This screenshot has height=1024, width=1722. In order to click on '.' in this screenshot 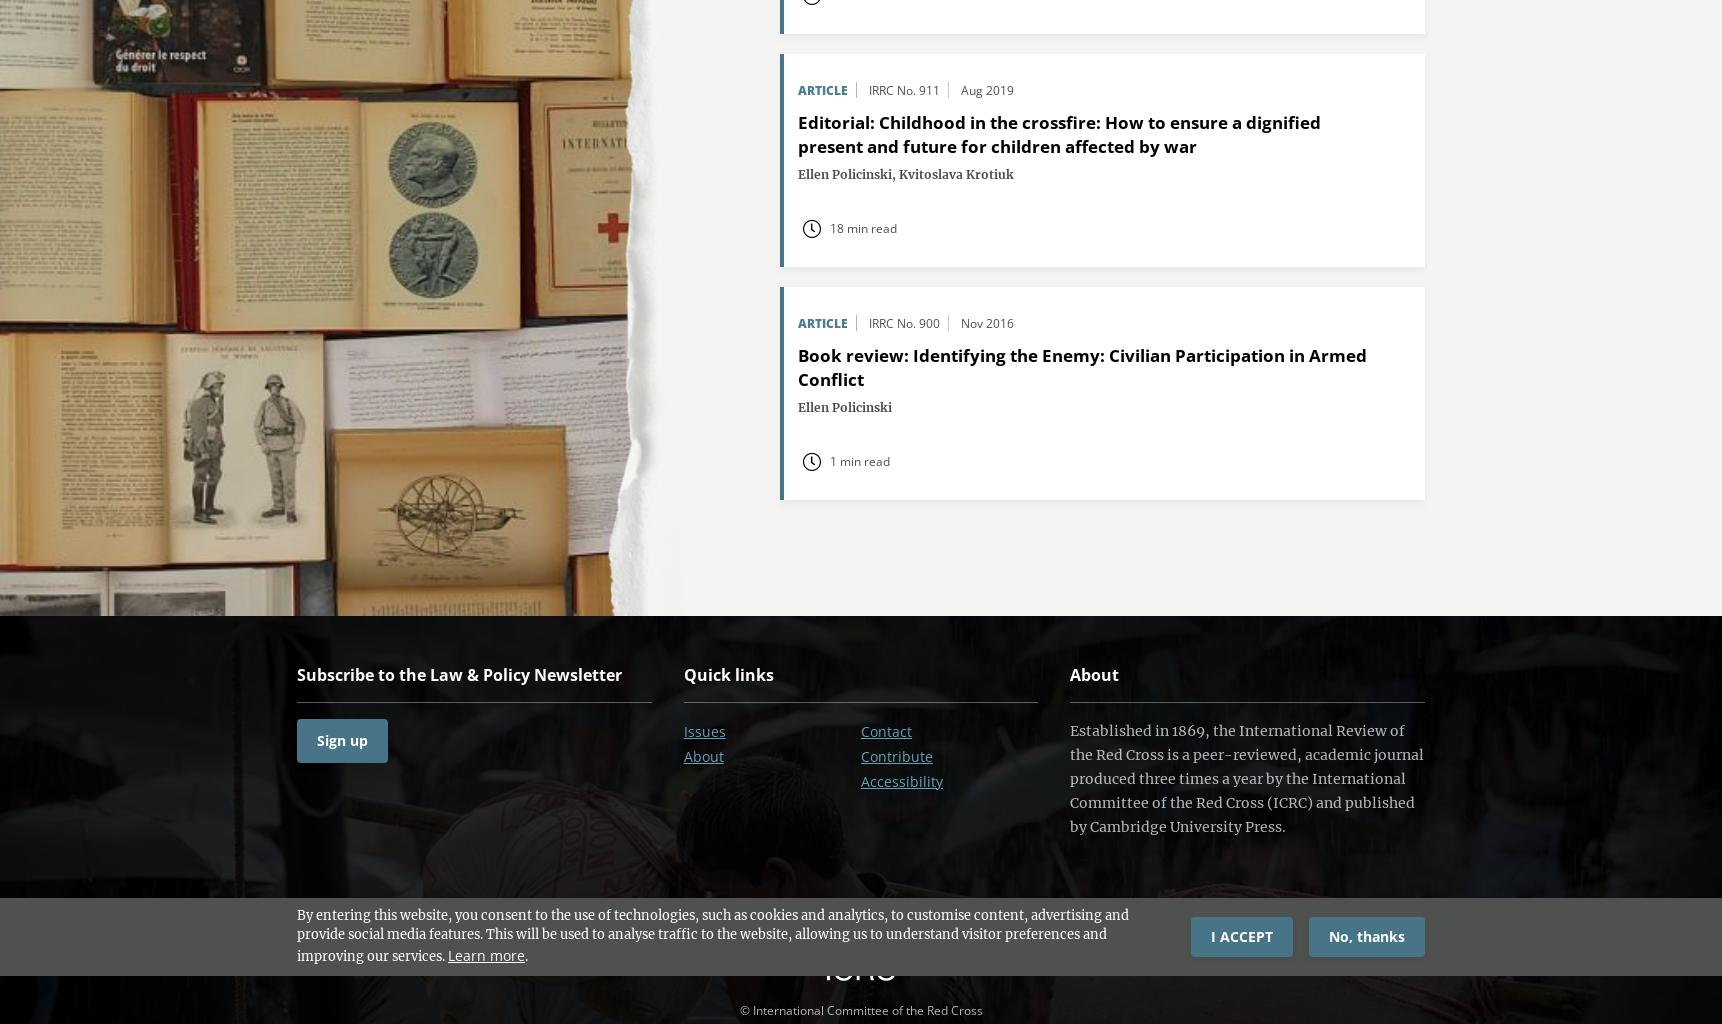, I will do `click(526, 956)`.